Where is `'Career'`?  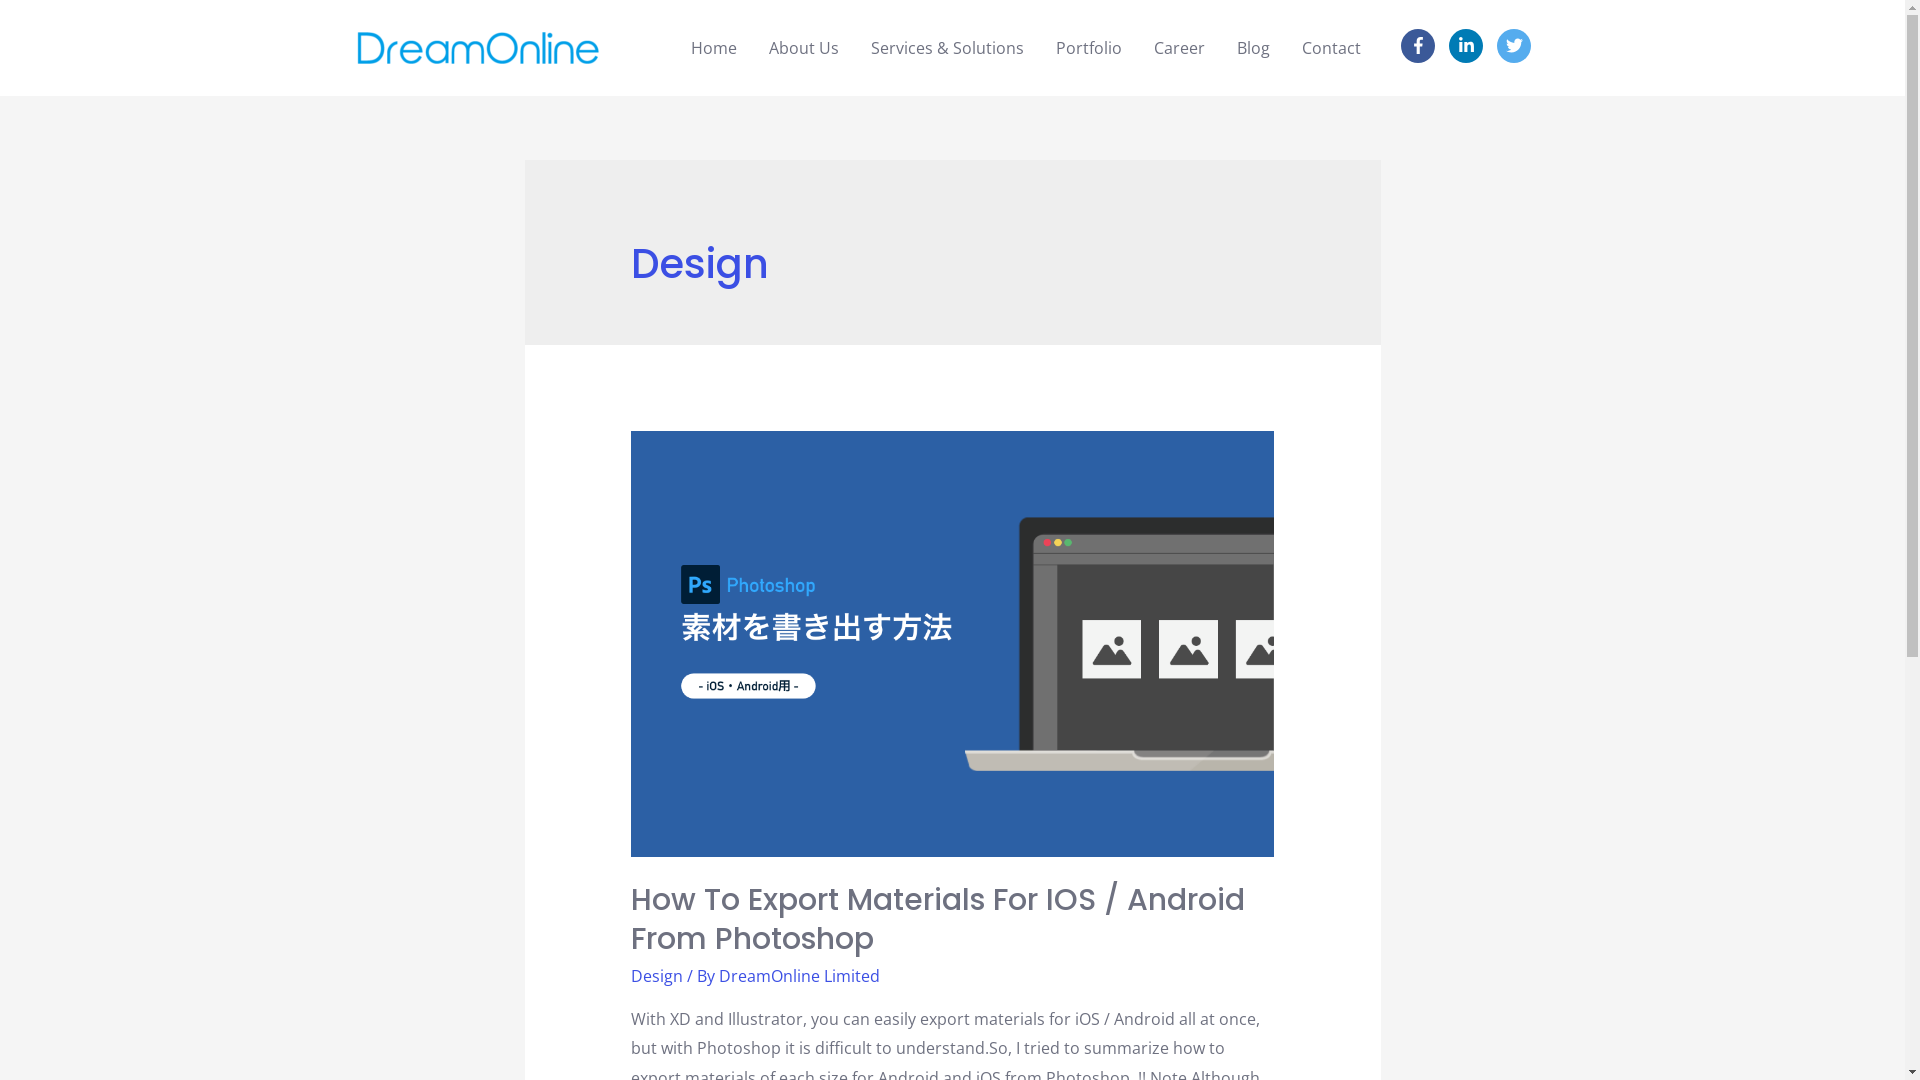 'Career' is located at coordinates (1137, 46).